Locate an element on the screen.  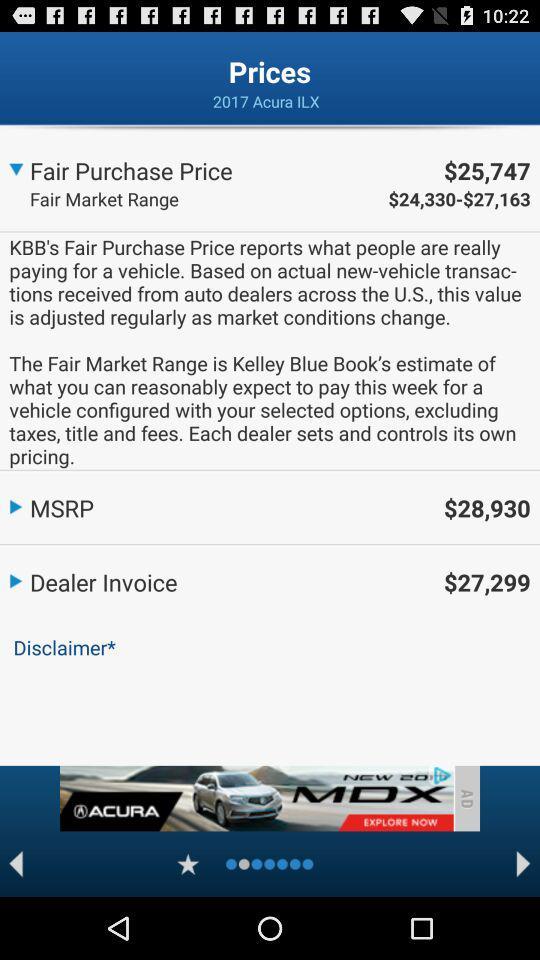
previous page is located at coordinates (15, 863).